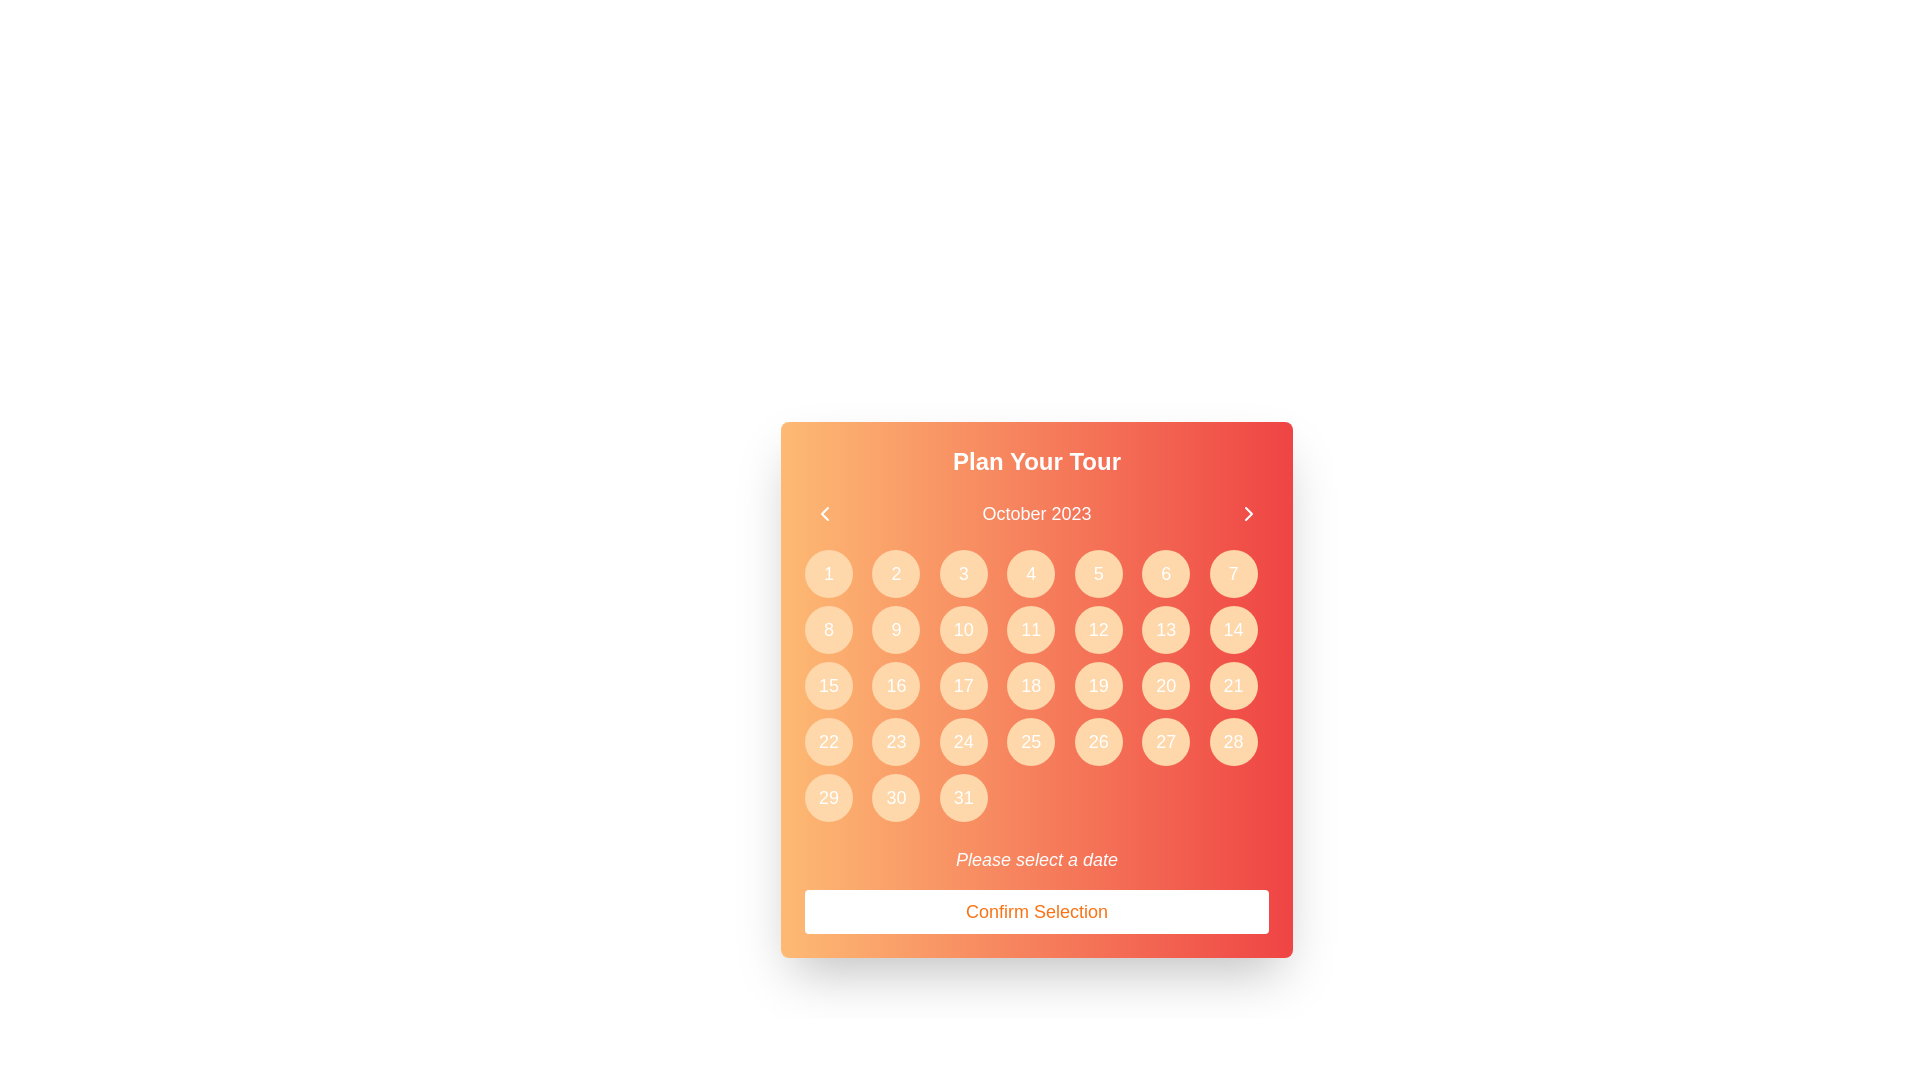  What do you see at coordinates (1031, 628) in the screenshot?
I see `the circular button with a light orange background displaying the number '11' in bold white text` at bounding box center [1031, 628].